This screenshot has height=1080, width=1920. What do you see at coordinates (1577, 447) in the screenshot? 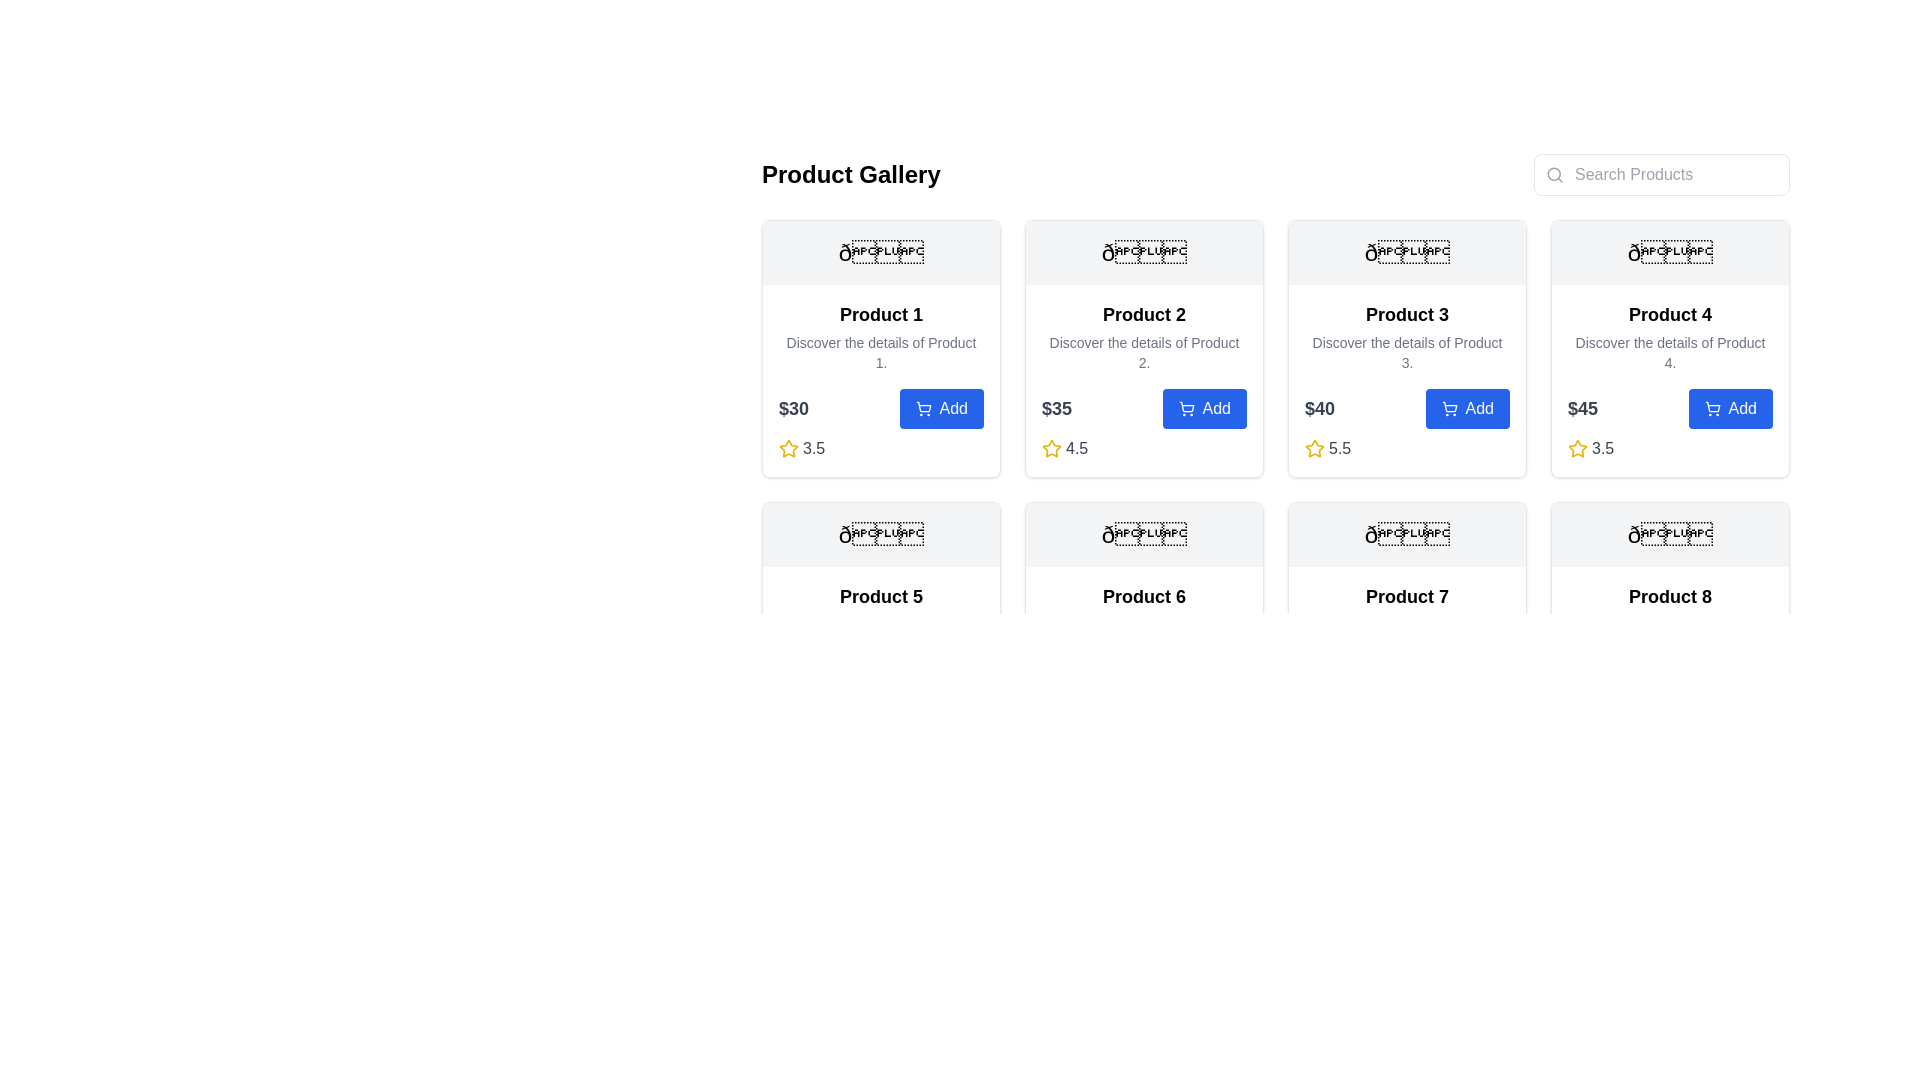
I see `the star-shaped SVG icon in golden yellow color, located next to the numeric rating '3.5' on the fourth product's information card` at bounding box center [1577, 447].